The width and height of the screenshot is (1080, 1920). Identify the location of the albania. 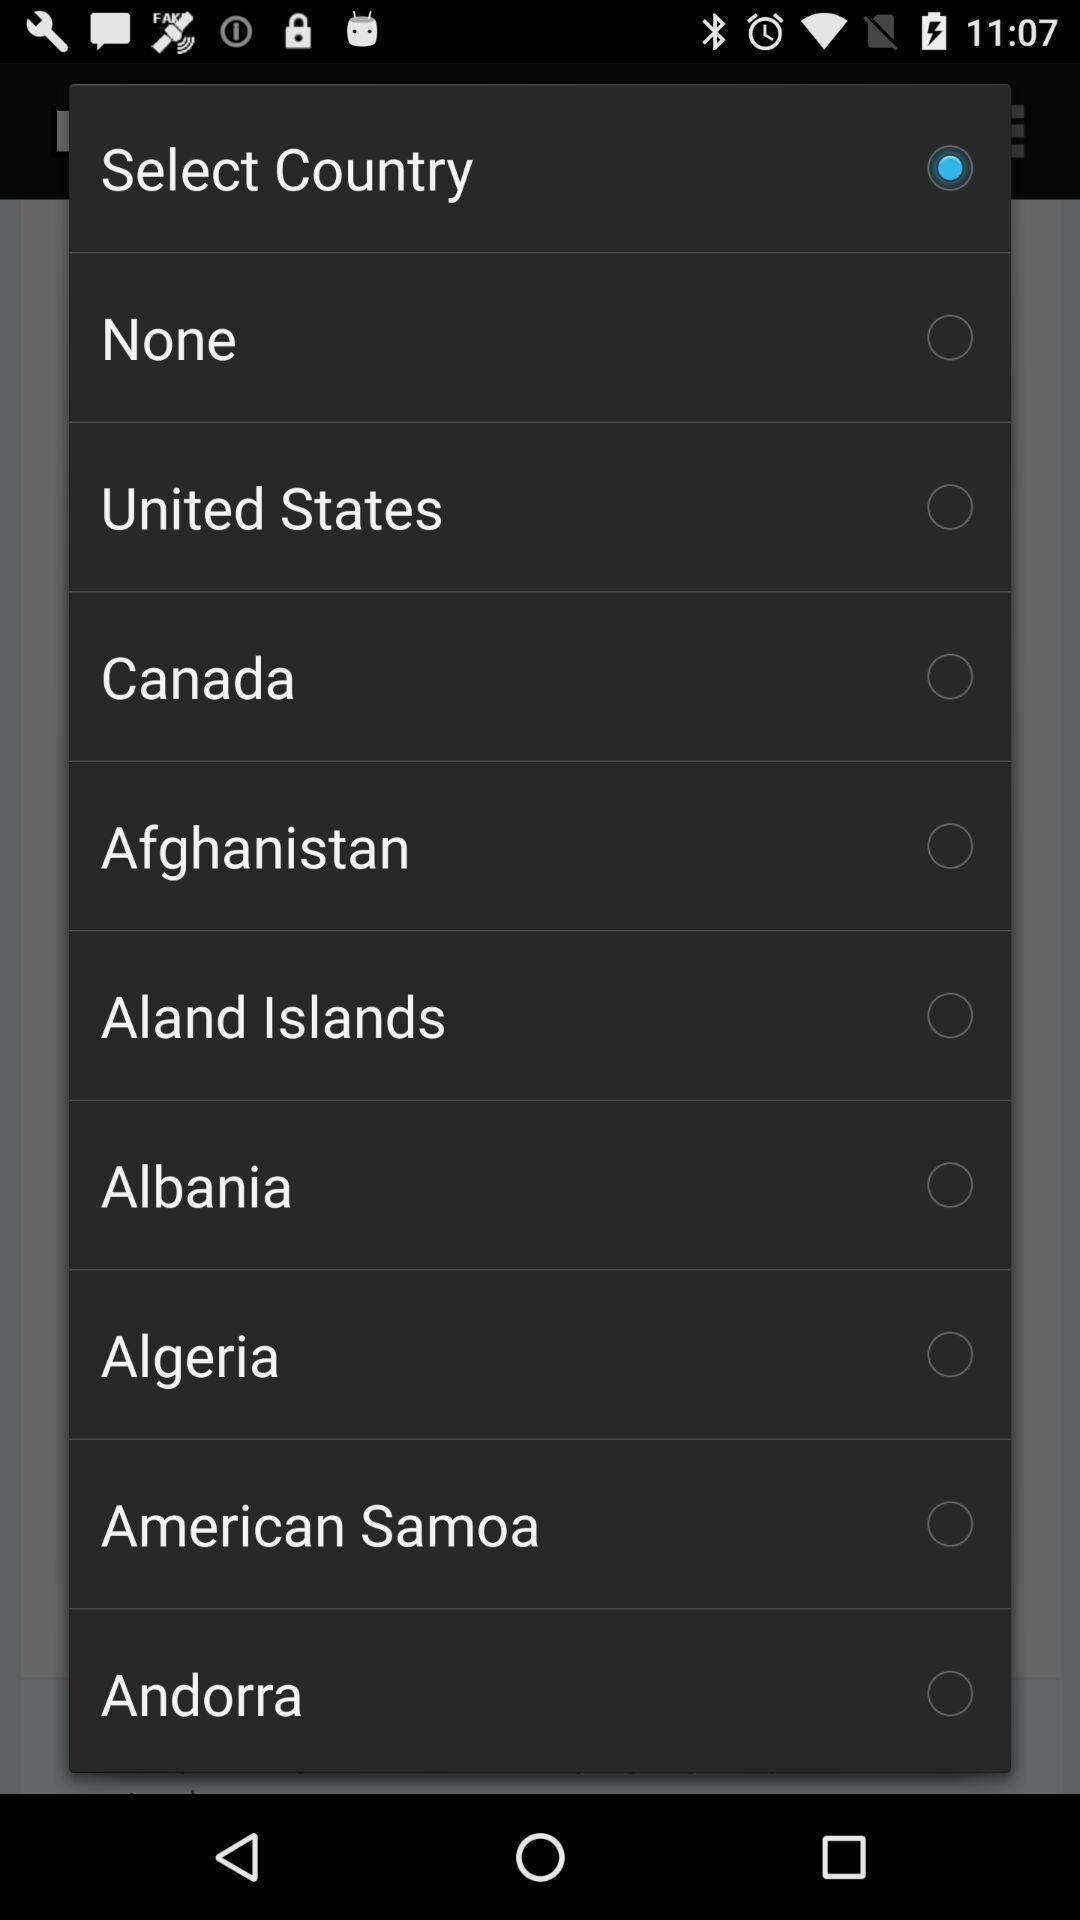
(540, 1185).